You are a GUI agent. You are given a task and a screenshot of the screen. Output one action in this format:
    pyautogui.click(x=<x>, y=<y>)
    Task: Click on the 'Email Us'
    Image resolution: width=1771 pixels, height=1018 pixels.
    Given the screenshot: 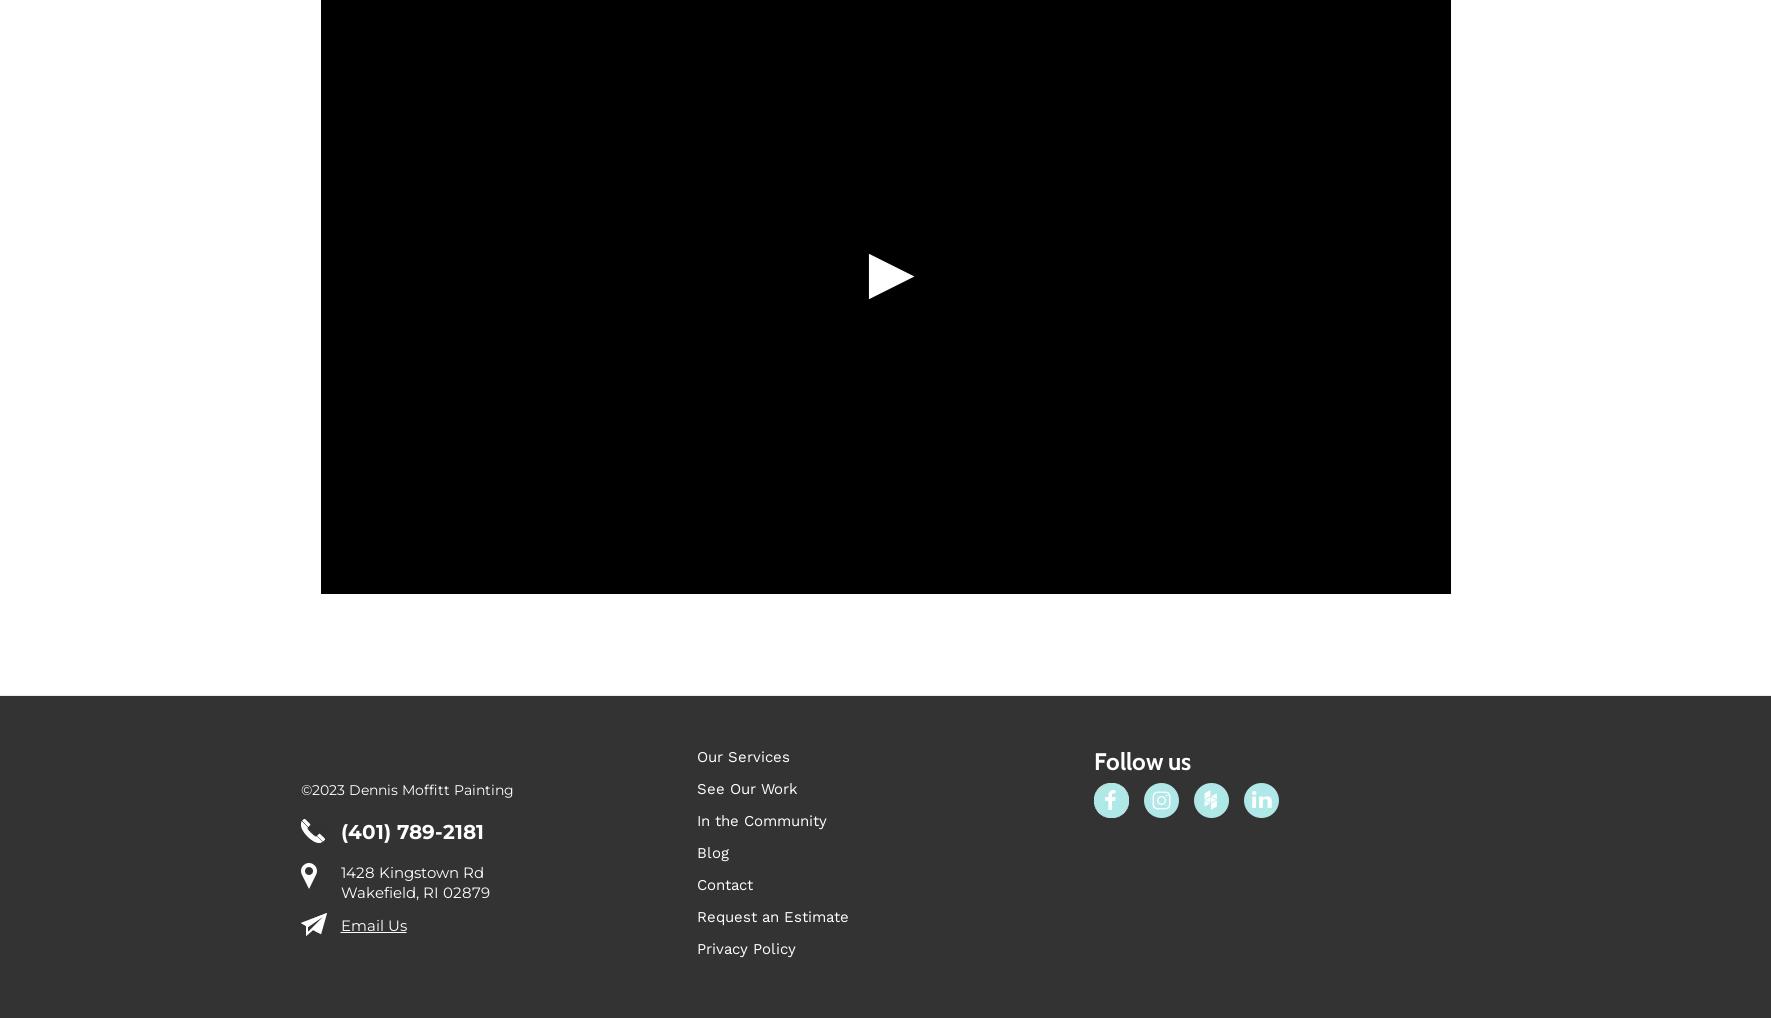 What is the action you would take?
    pyautogui.click(x=339, y=975)
    